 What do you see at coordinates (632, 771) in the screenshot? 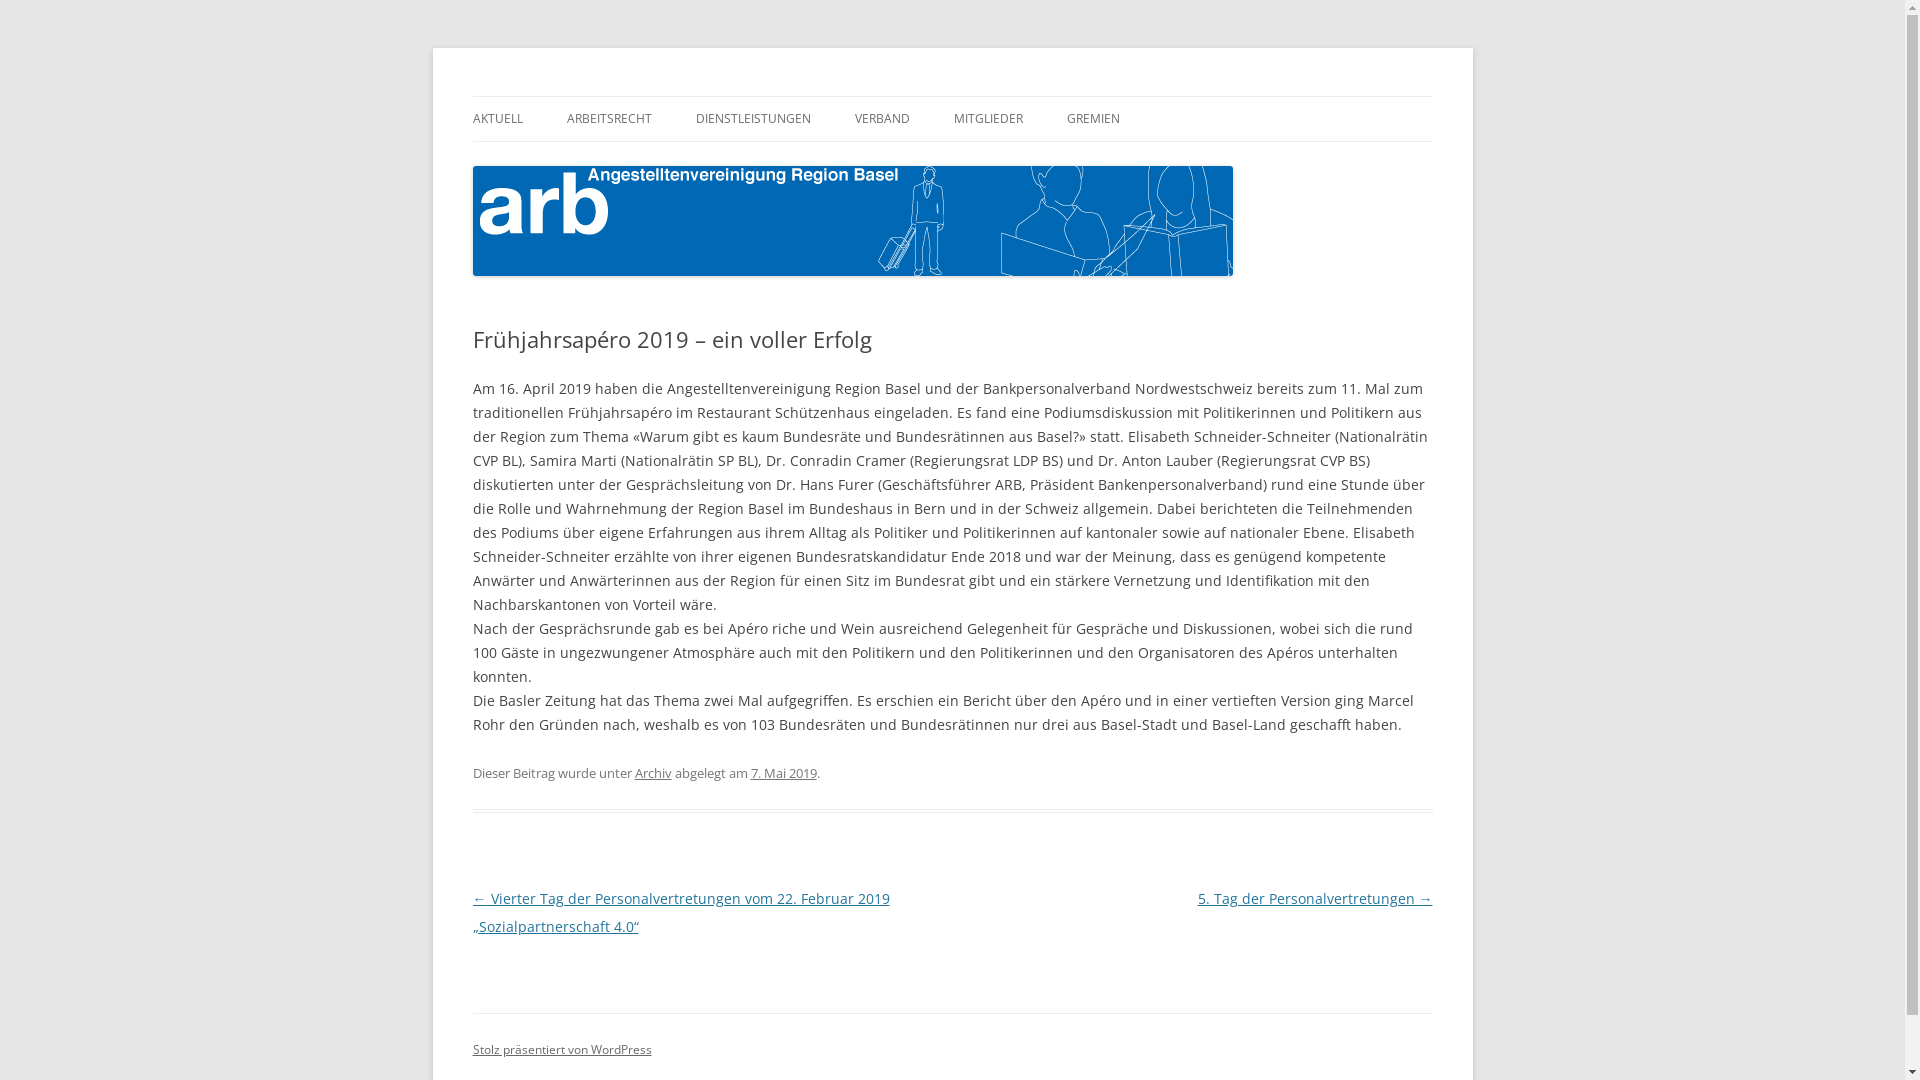
I see `'Archiv'` at bounding box center [632, 771].